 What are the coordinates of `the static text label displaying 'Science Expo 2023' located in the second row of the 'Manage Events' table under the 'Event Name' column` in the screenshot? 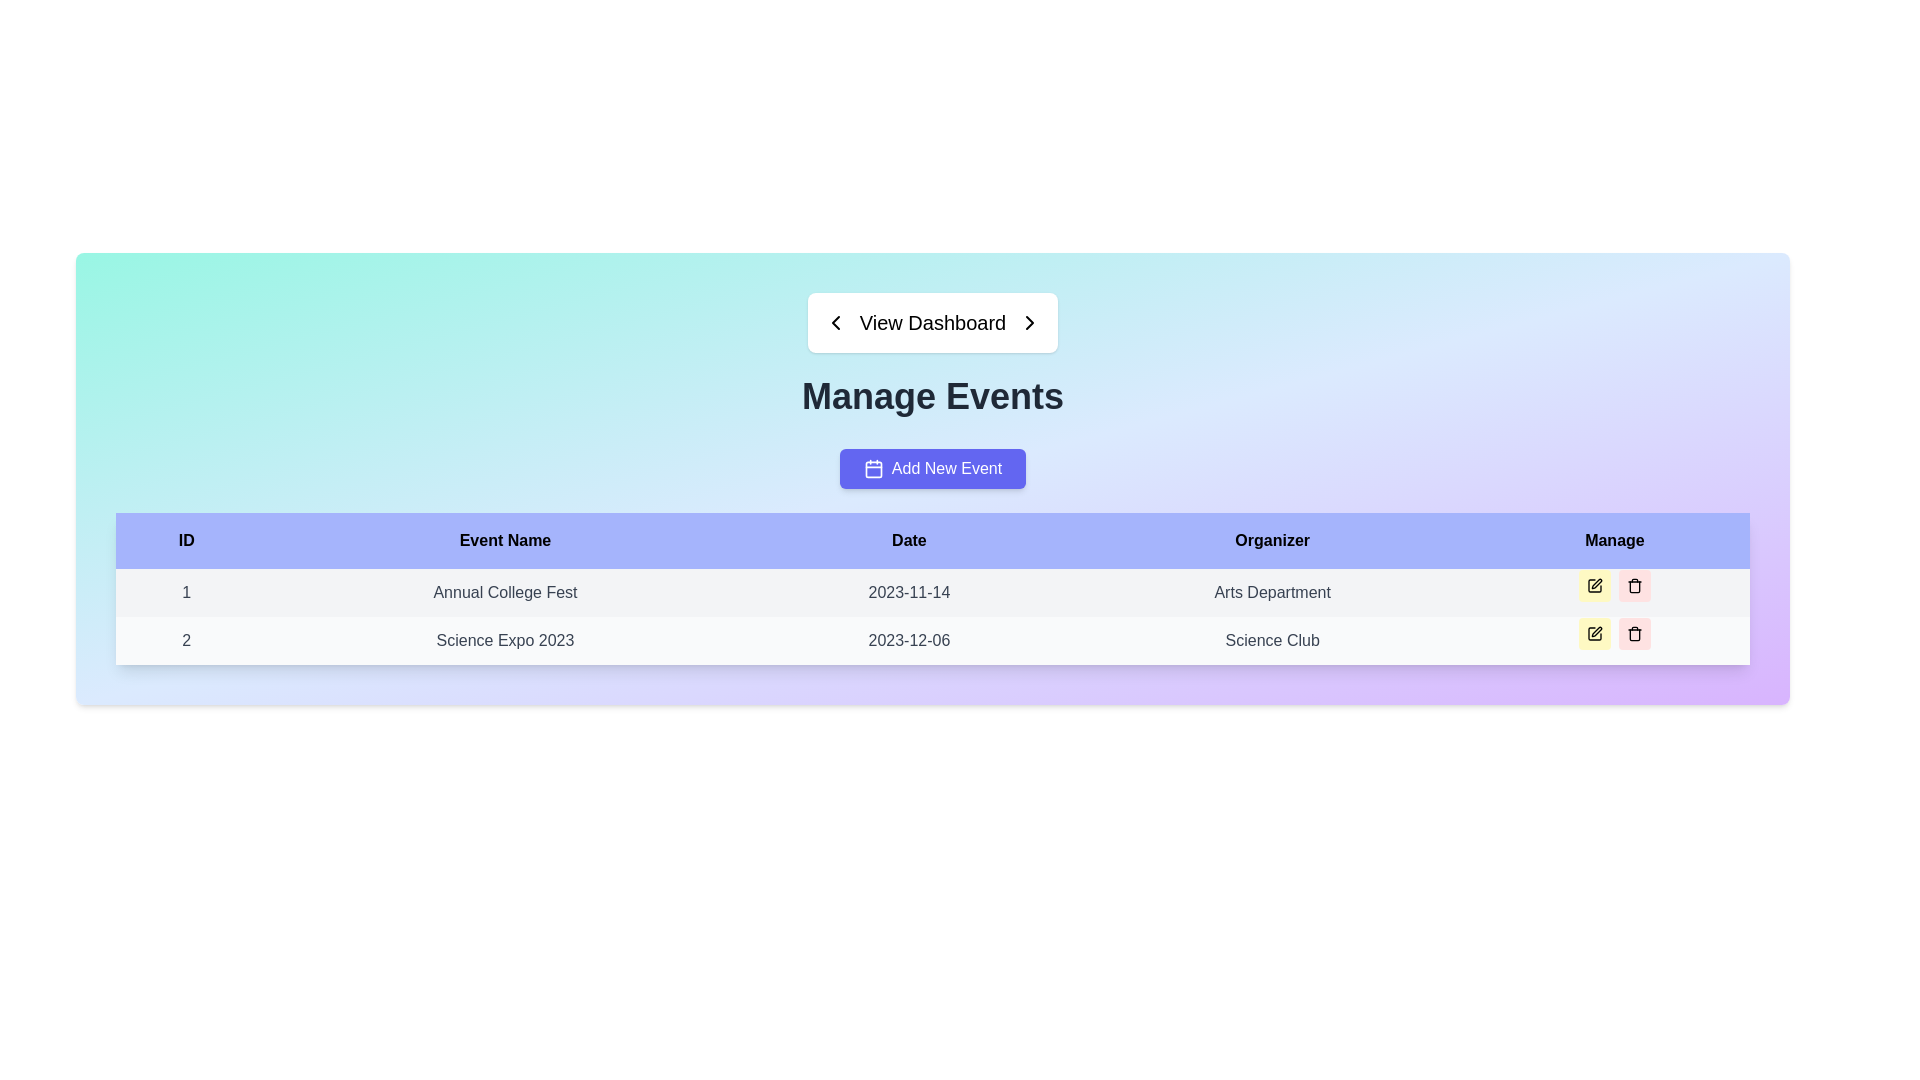 It's located at (505, 640).